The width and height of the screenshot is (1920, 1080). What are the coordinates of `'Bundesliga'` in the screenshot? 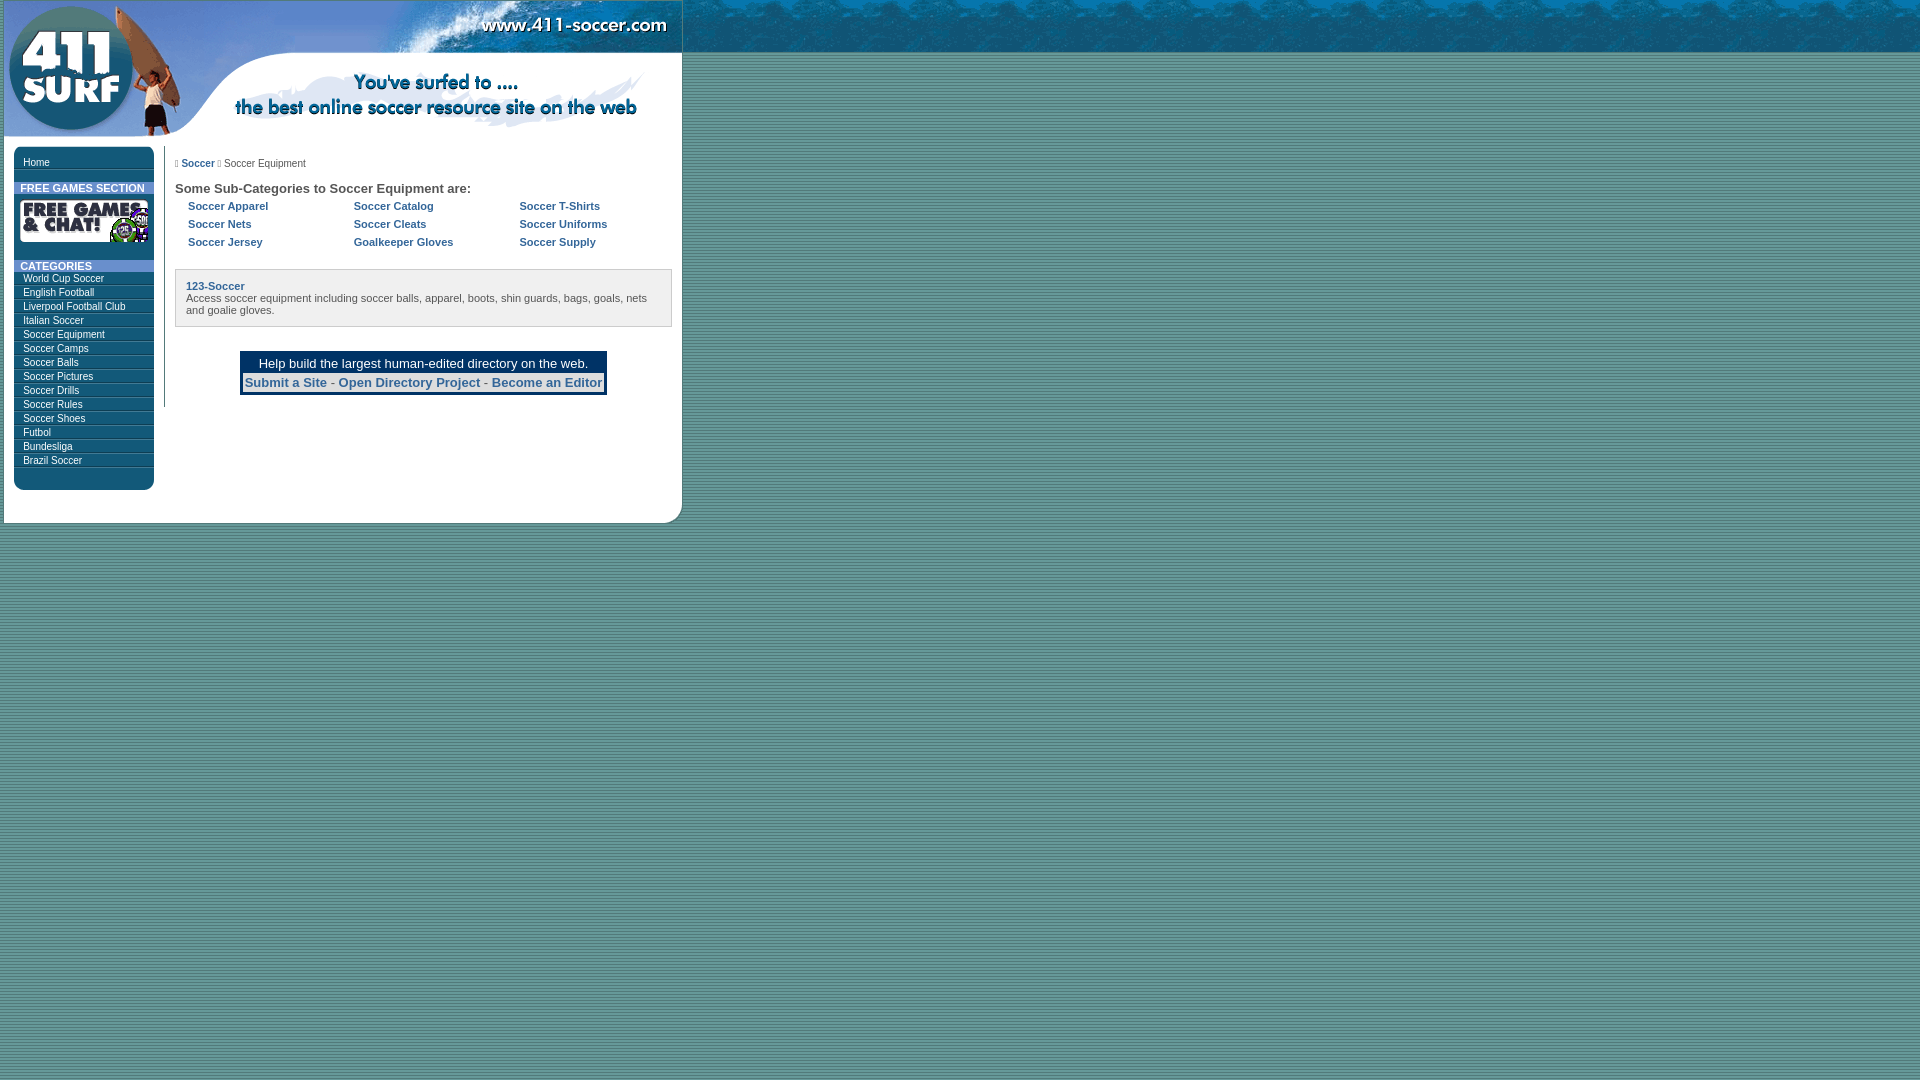 It's located at (47, 445).